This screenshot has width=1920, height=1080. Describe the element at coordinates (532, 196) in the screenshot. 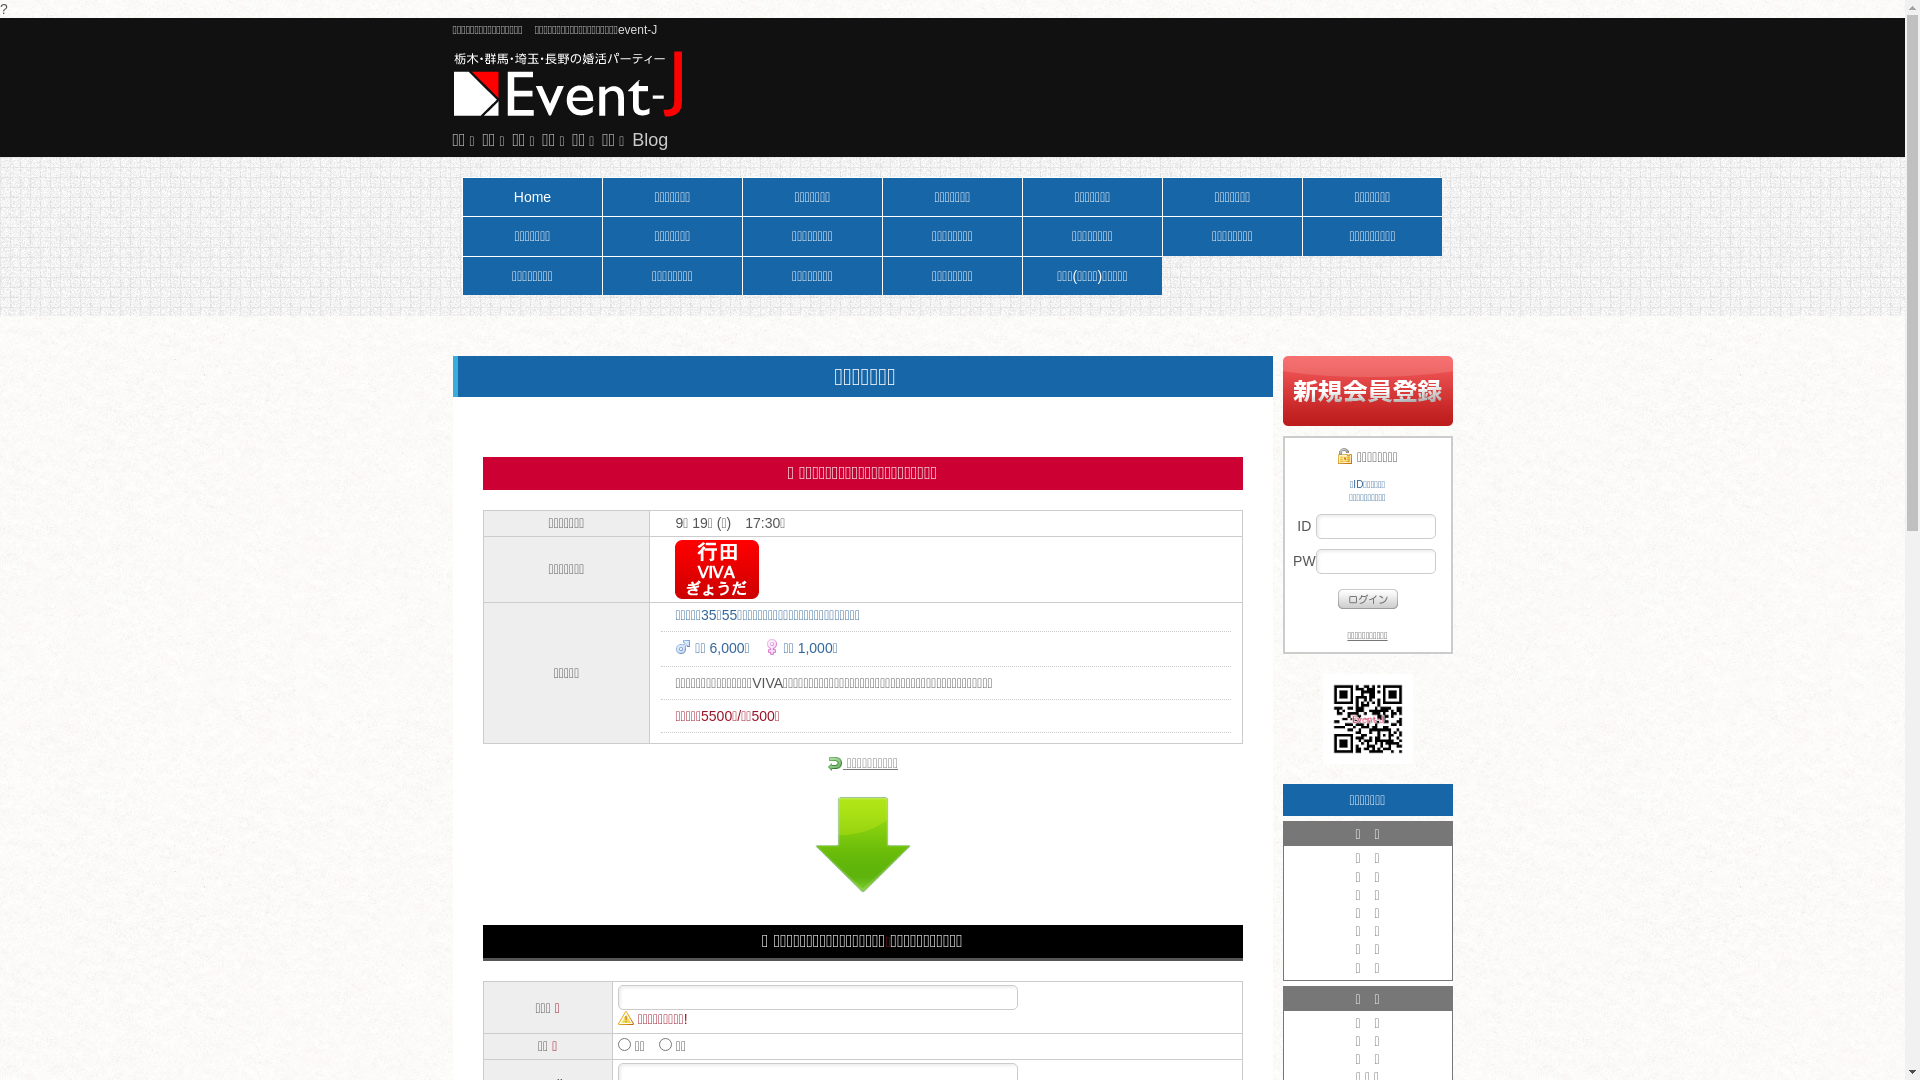

I see `'Home'` at that location.